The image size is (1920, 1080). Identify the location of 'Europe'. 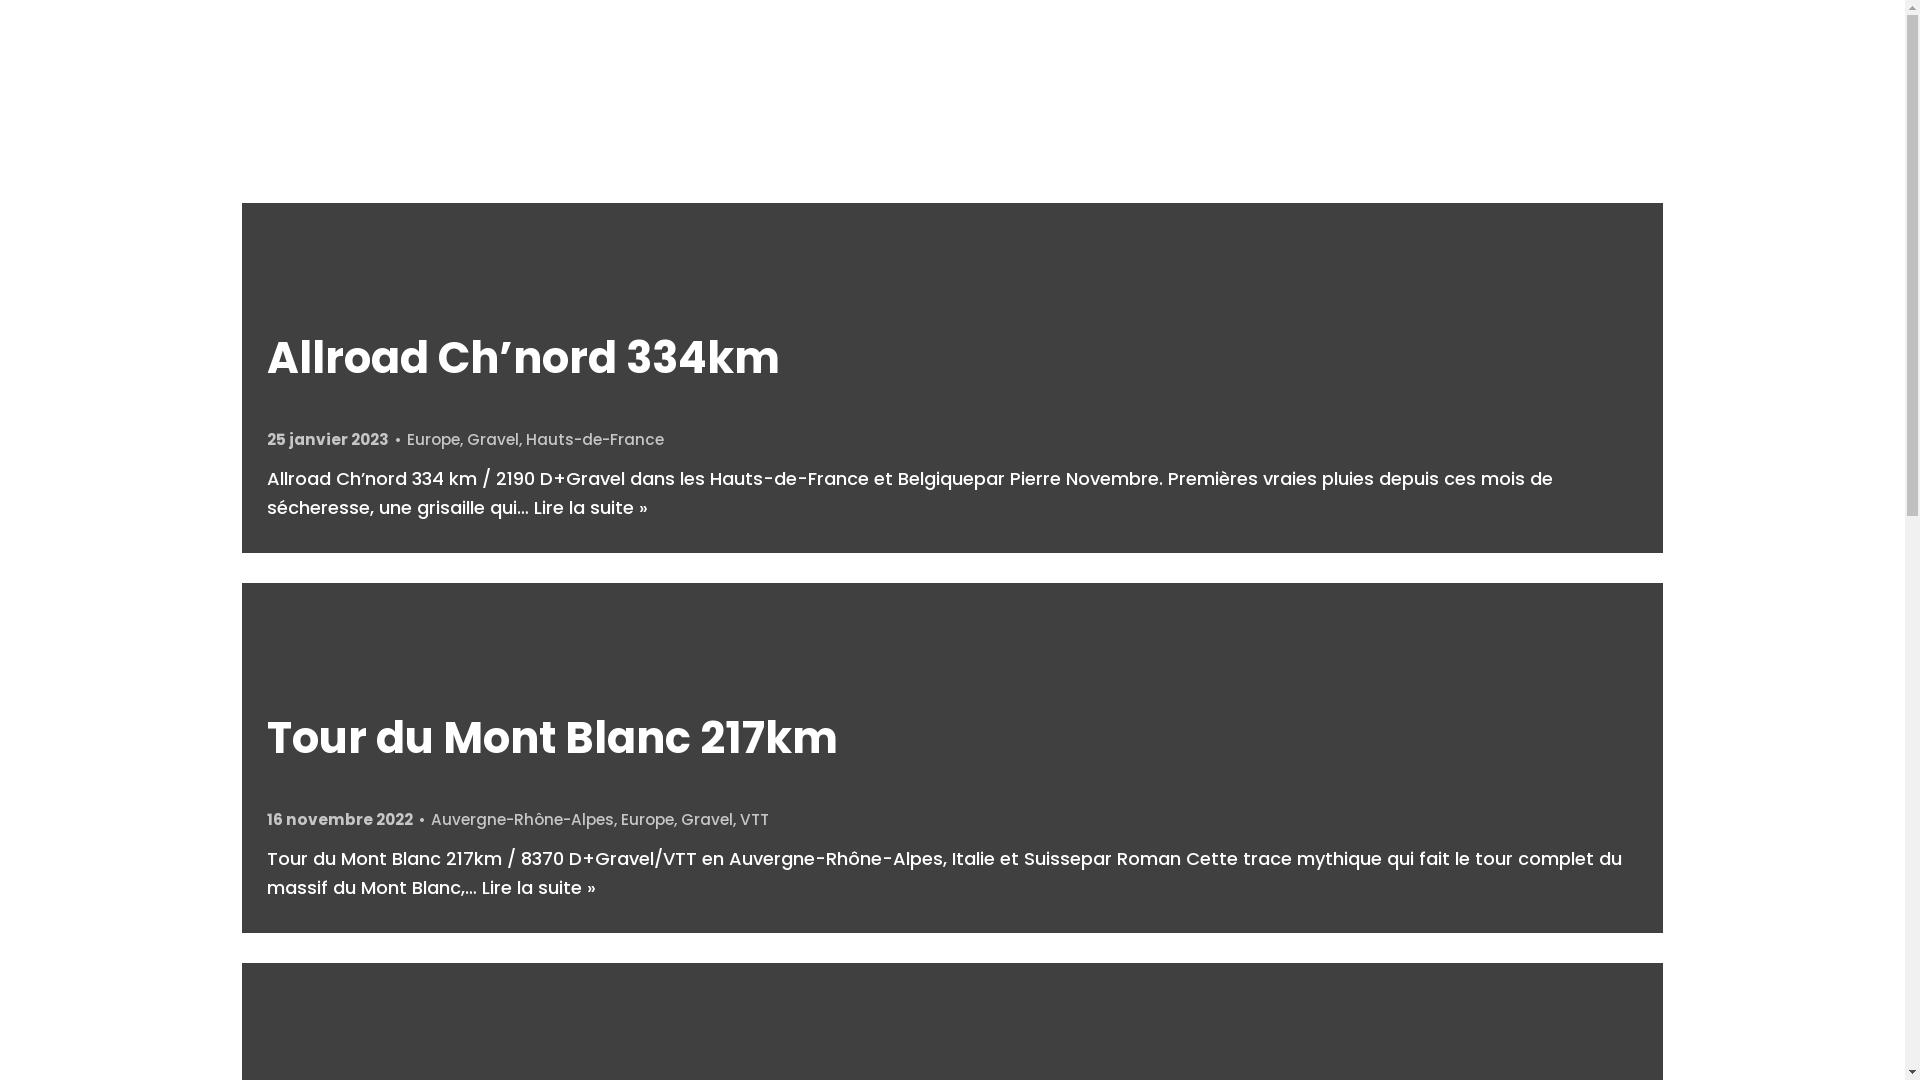
(647, 819).